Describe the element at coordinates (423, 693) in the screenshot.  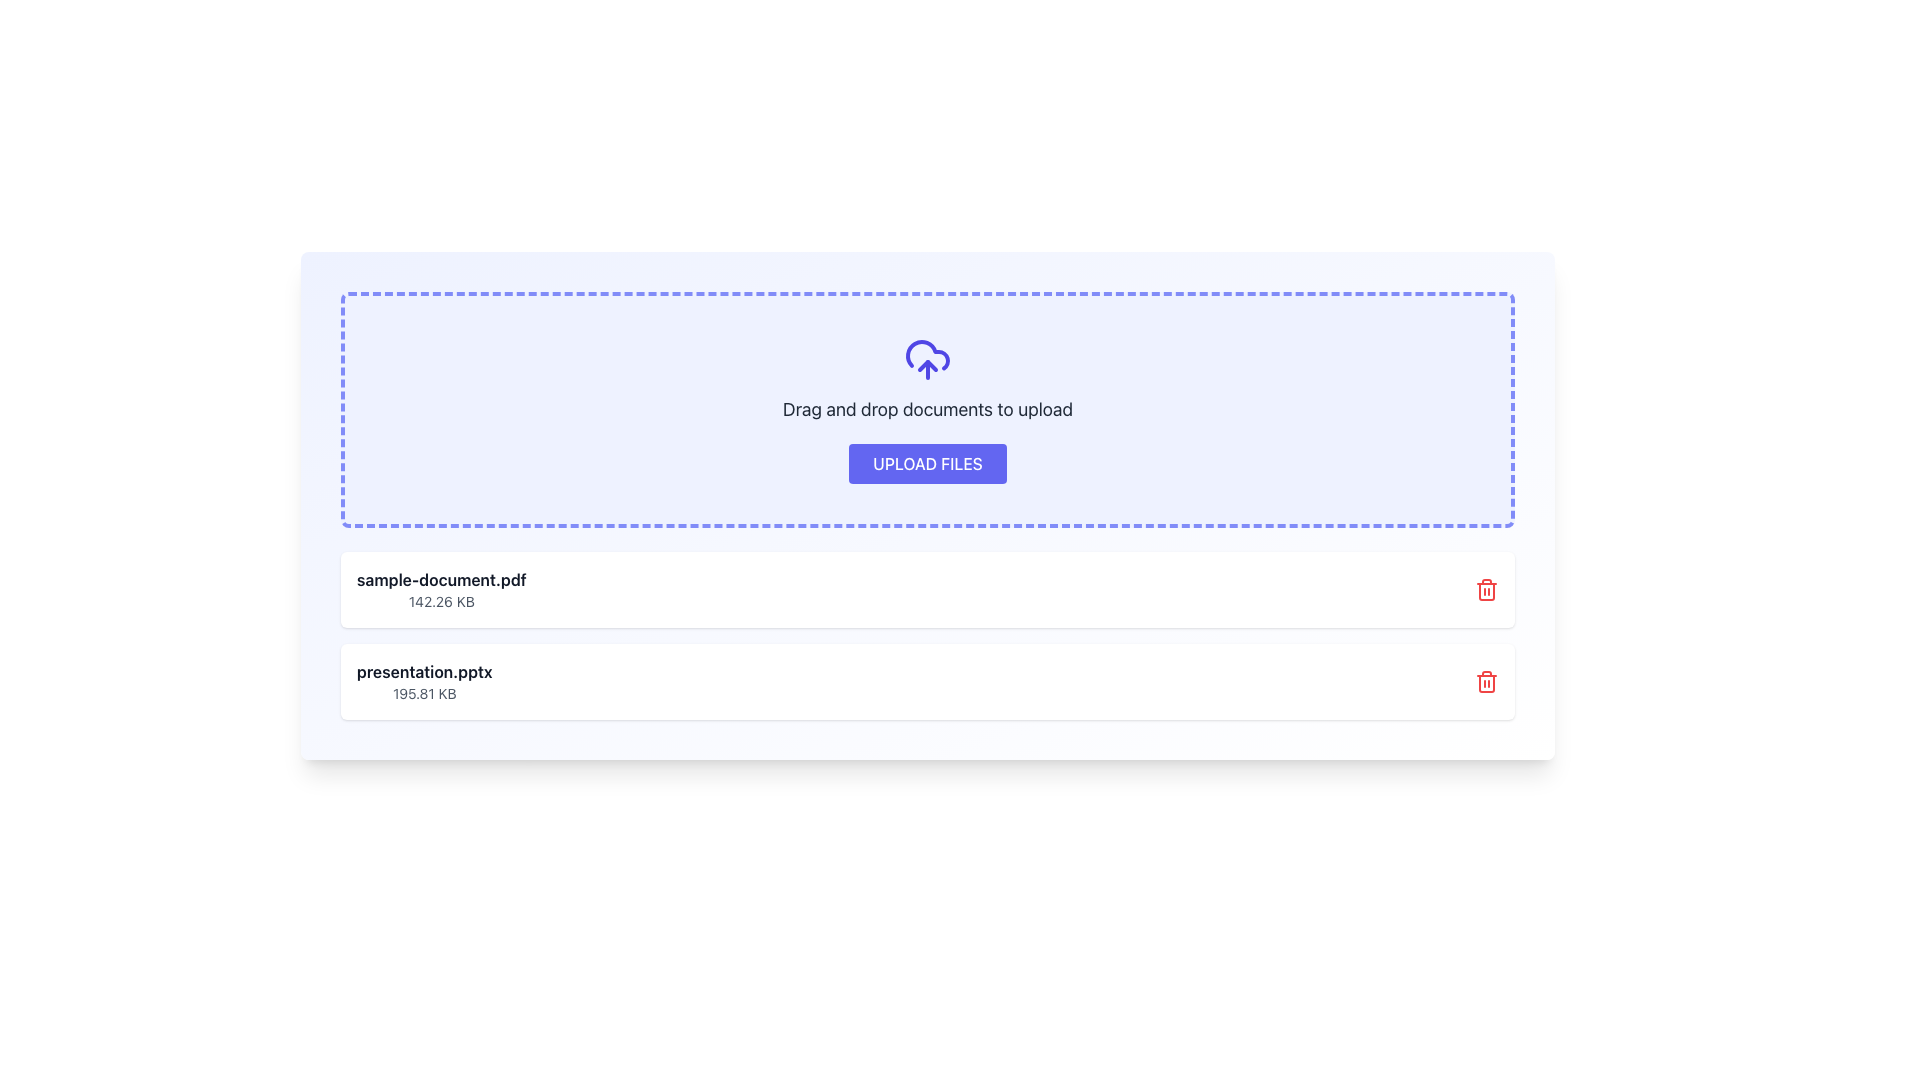
I see `the Text Label displaying the file size '195.81 KB', which is styled in gray and positioned below the filename 'presentation.pptx'` at that location.